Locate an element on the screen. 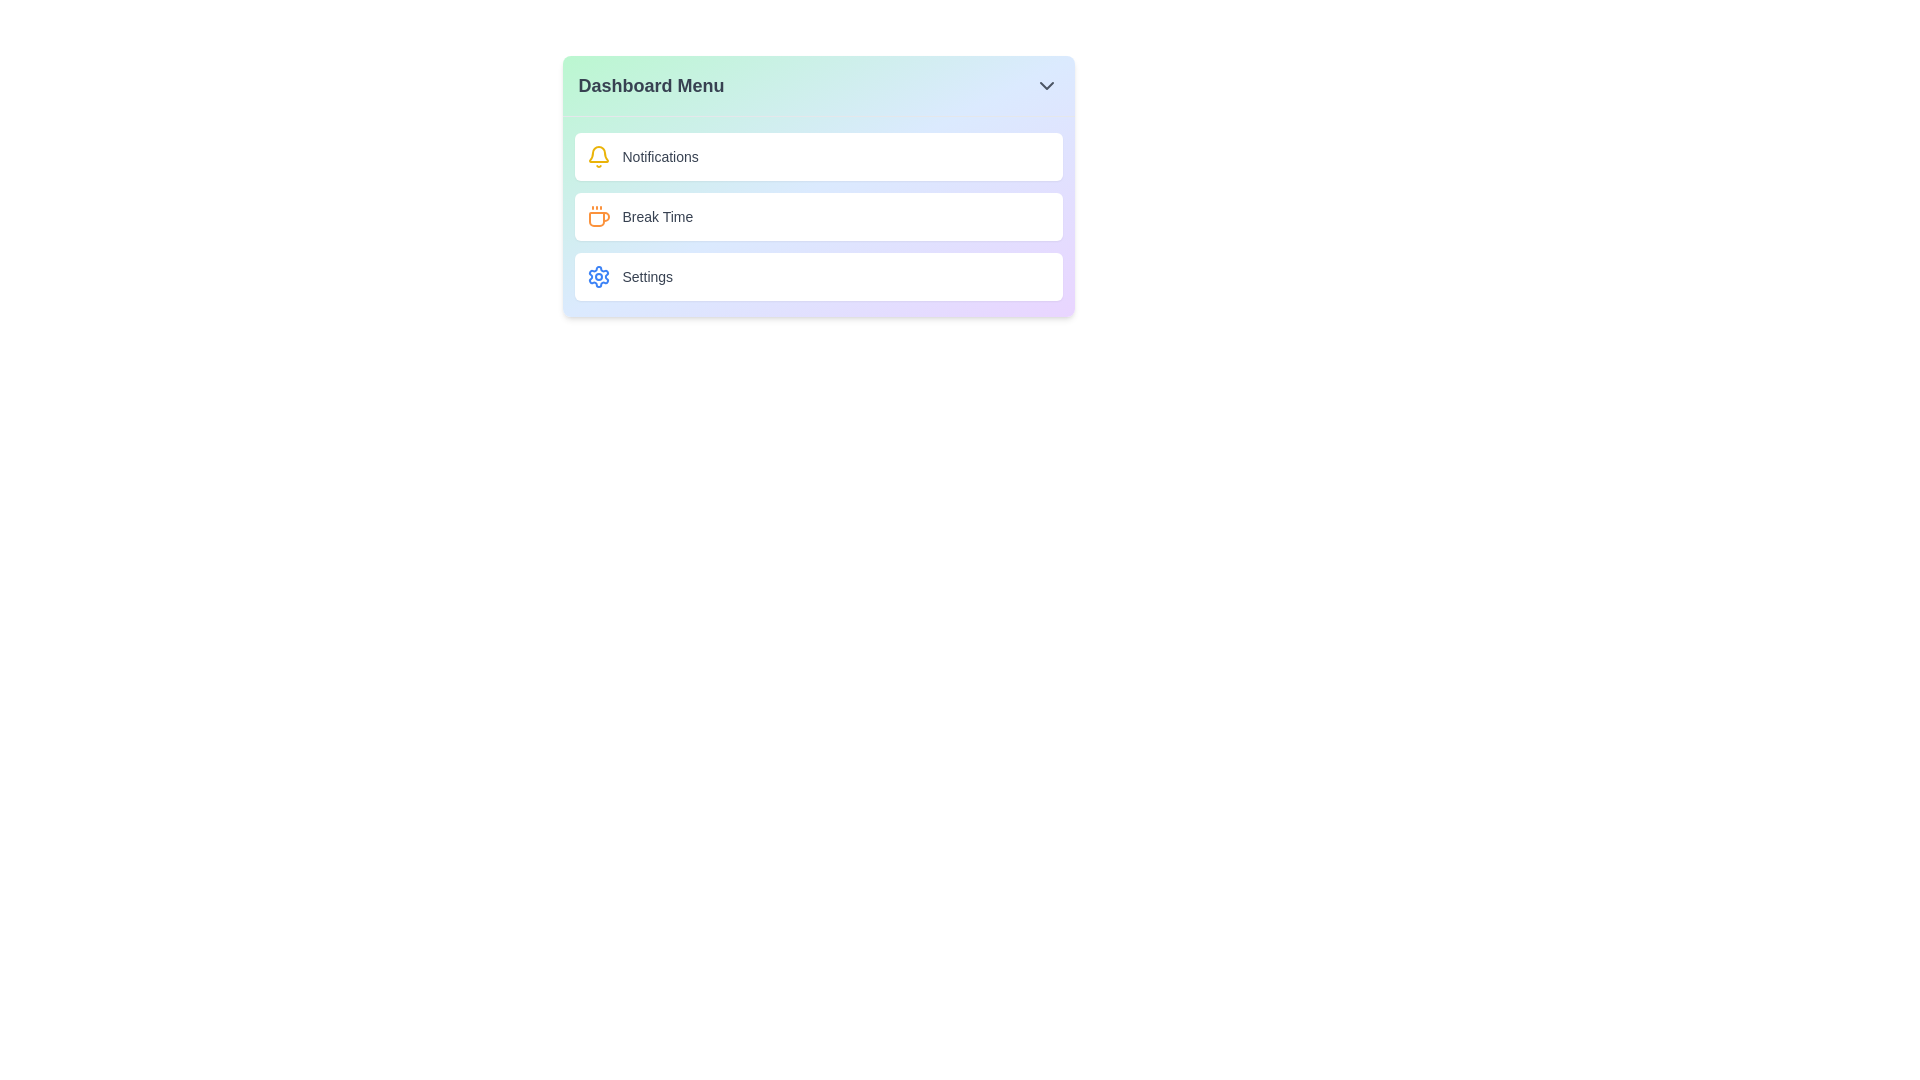  the static text label that indicates the purpose of the second menu option, which is aligned next to an orange icon on the left is located at coordinates (657, 216).